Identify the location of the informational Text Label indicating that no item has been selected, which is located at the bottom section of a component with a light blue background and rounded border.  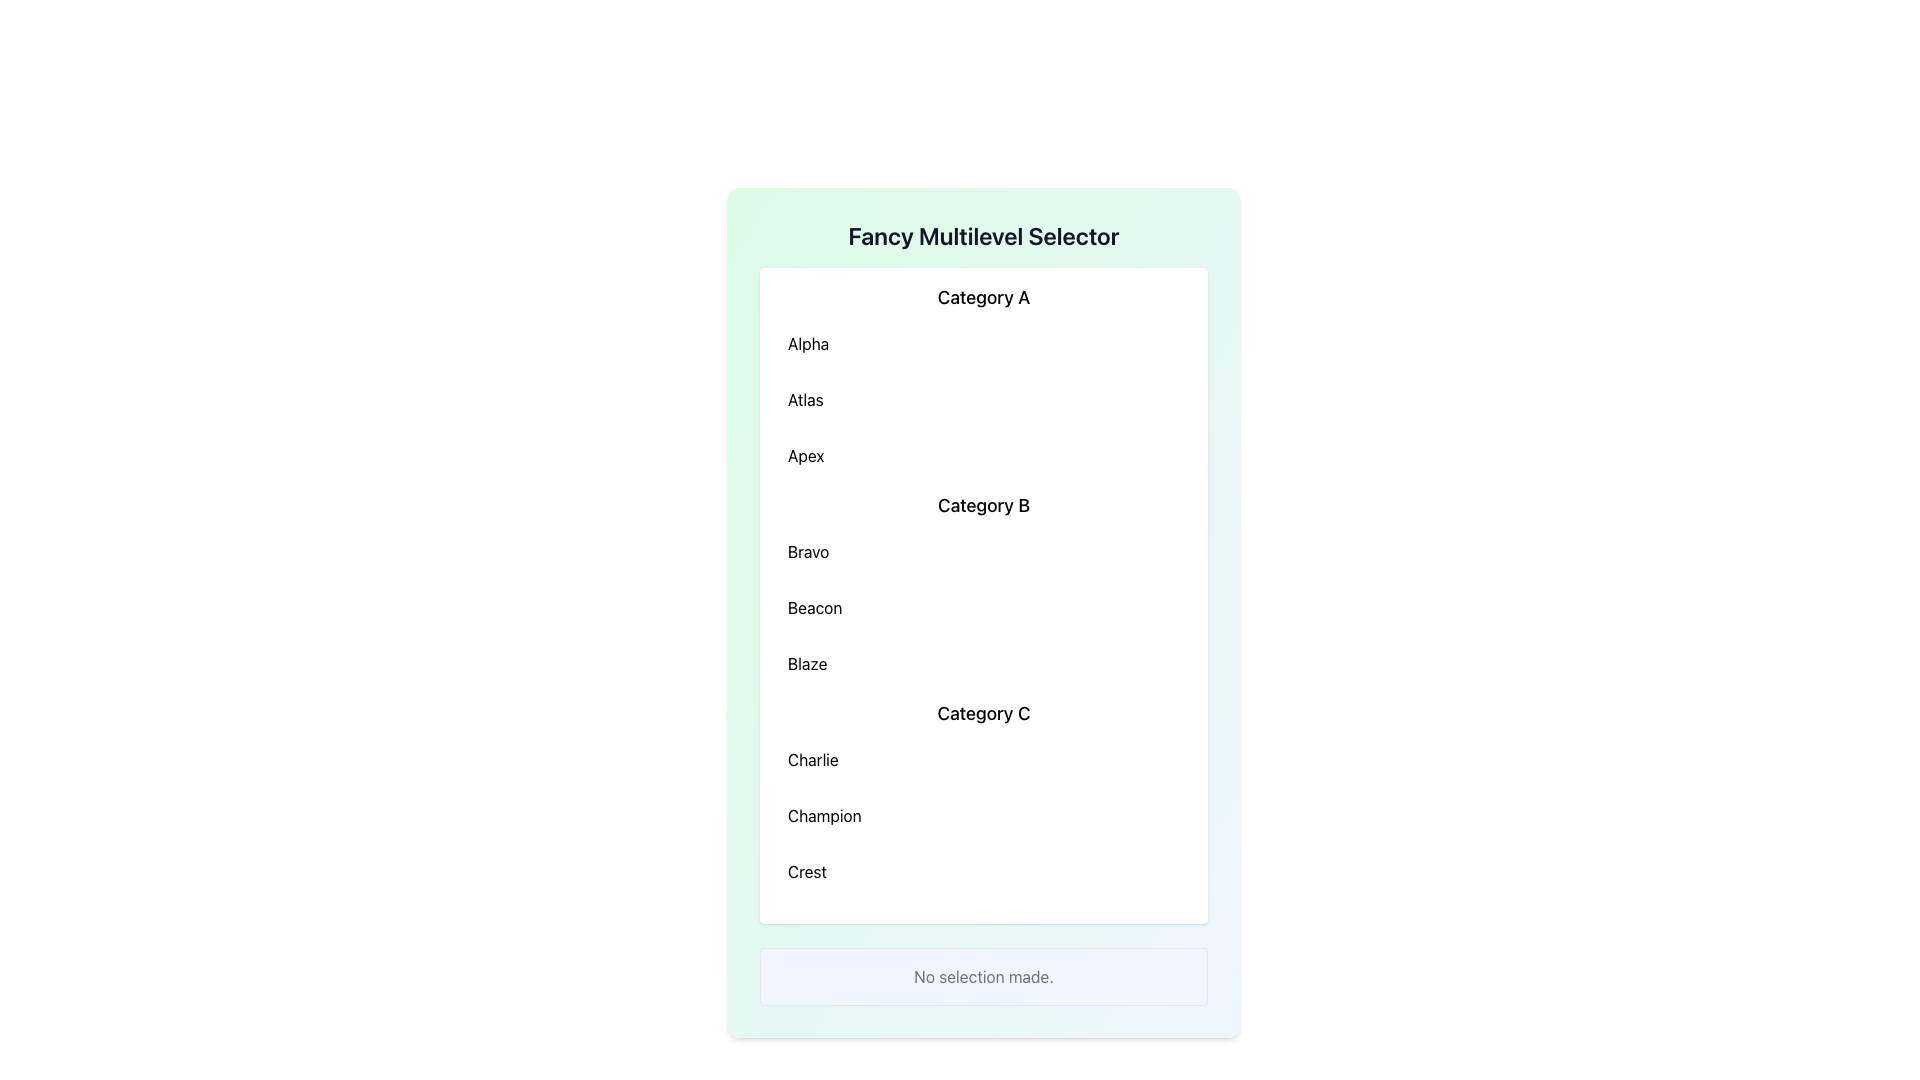
(983, 975).